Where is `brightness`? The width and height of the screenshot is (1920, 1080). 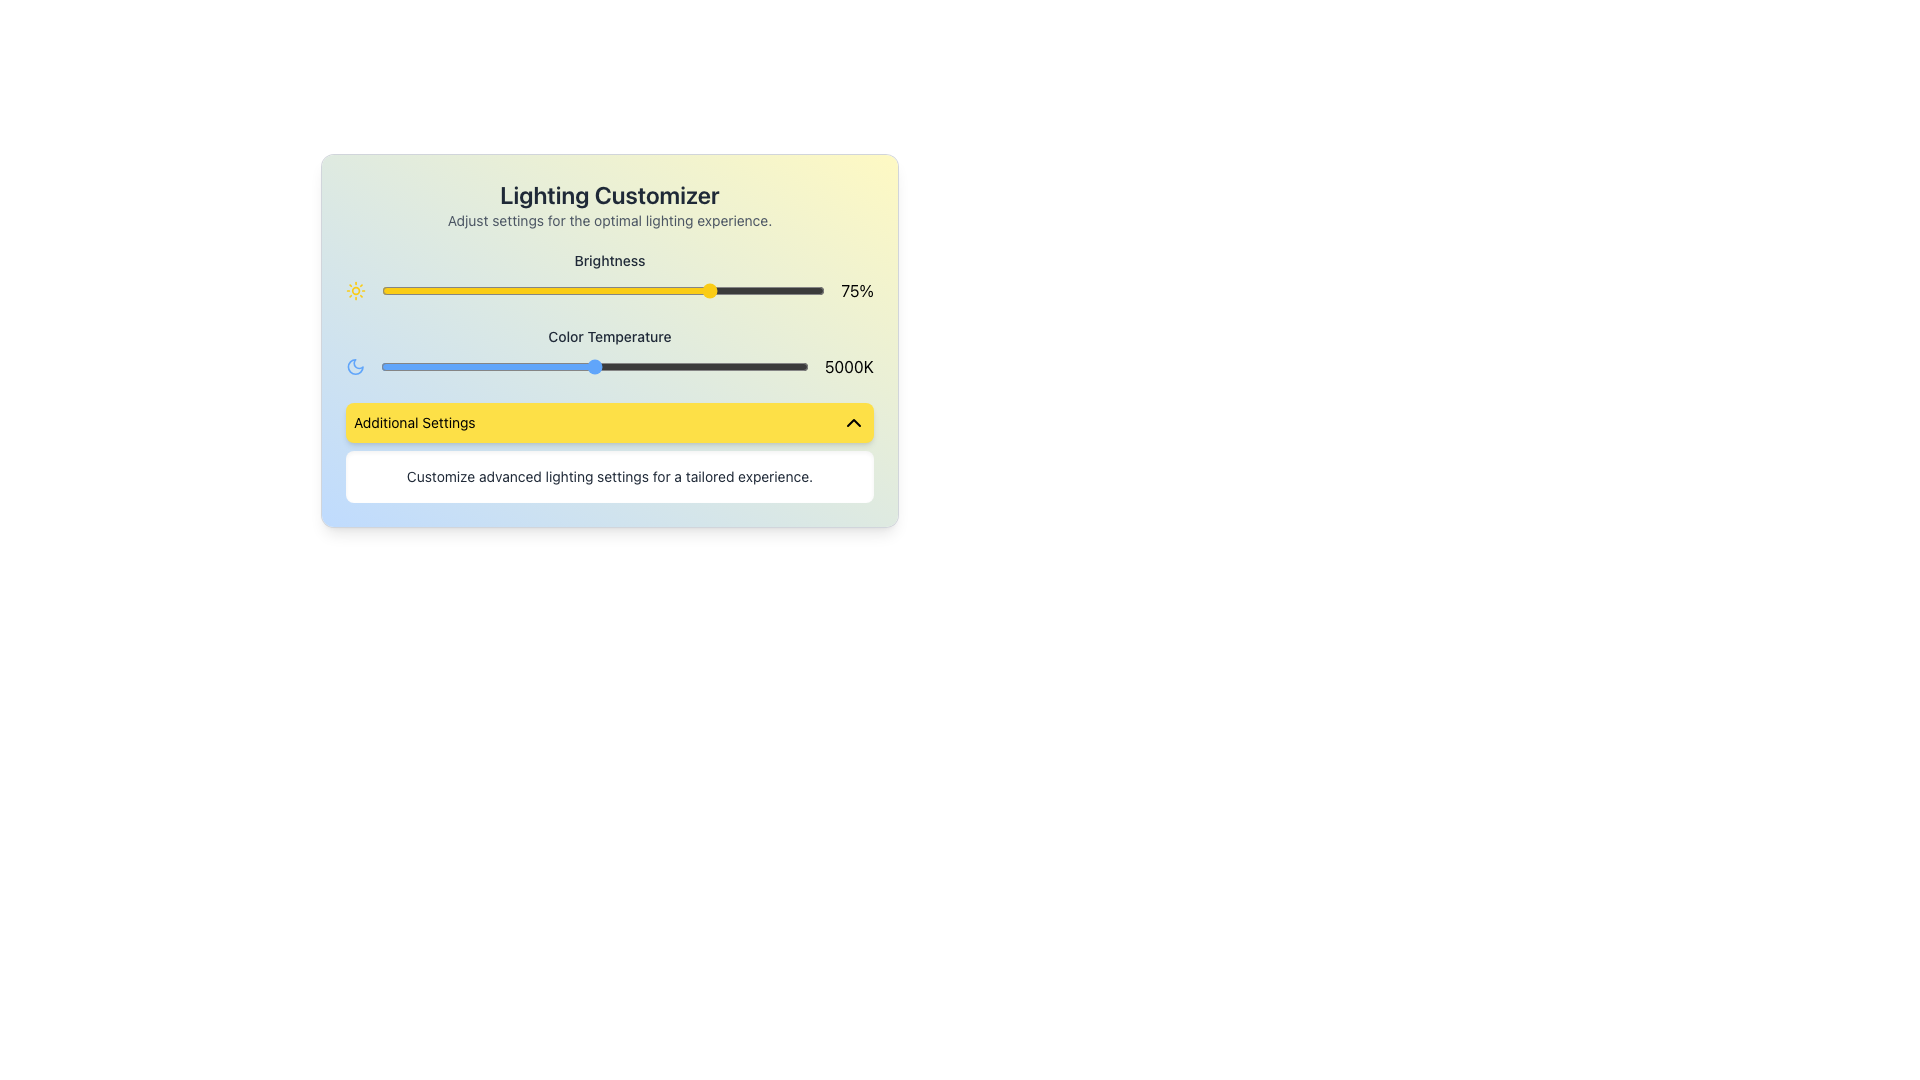 brightness is located at coordinates (545, 290).